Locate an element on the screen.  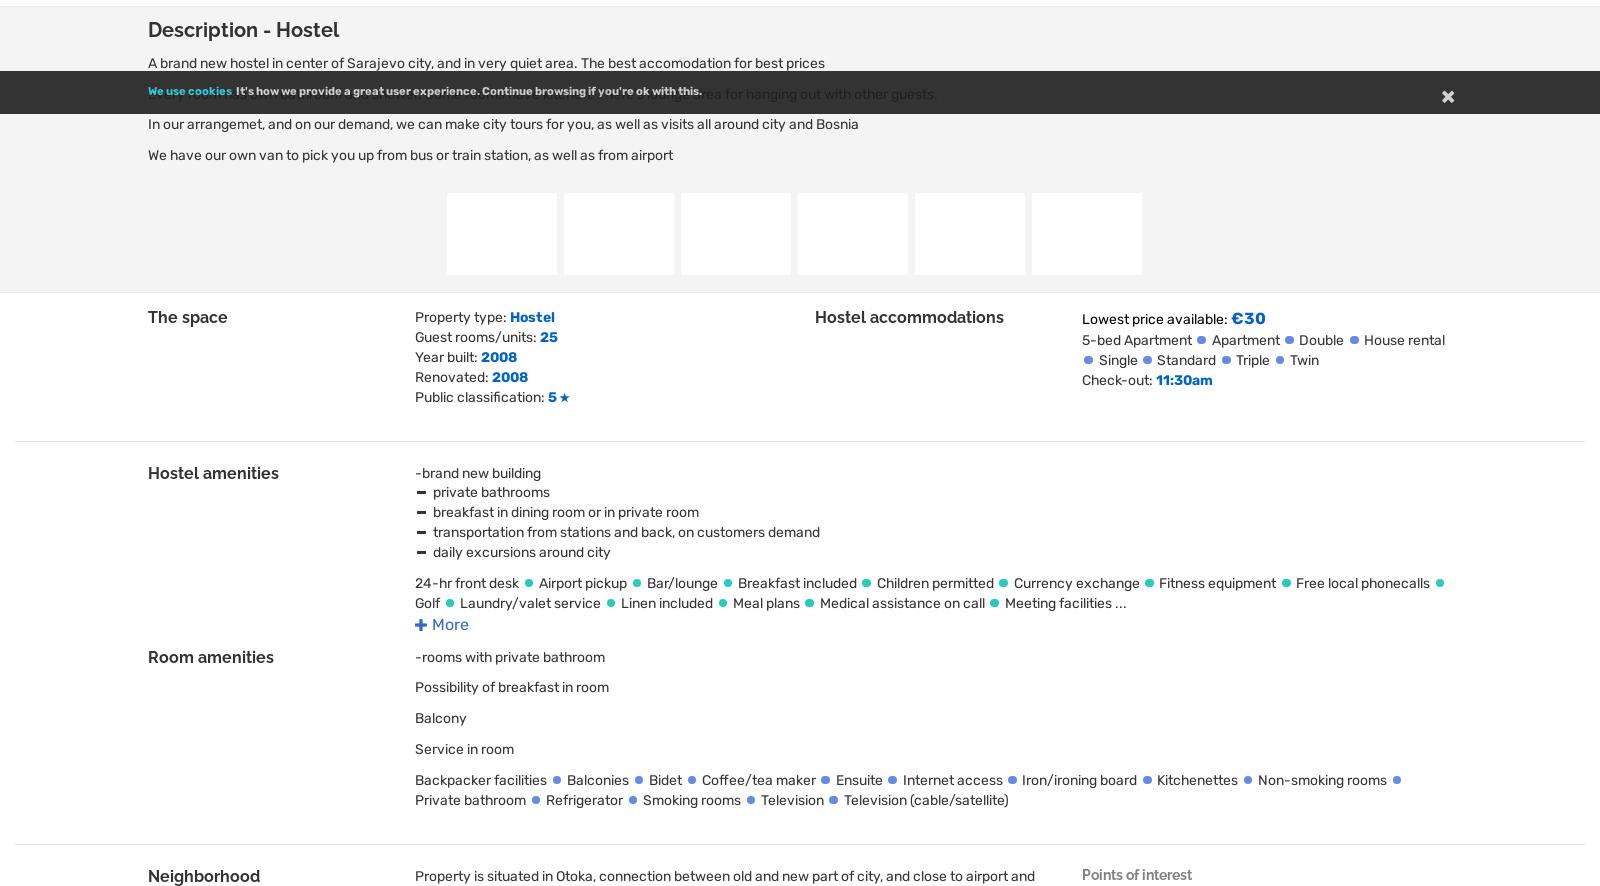
'€30' is located at coordinates (1246, 317).